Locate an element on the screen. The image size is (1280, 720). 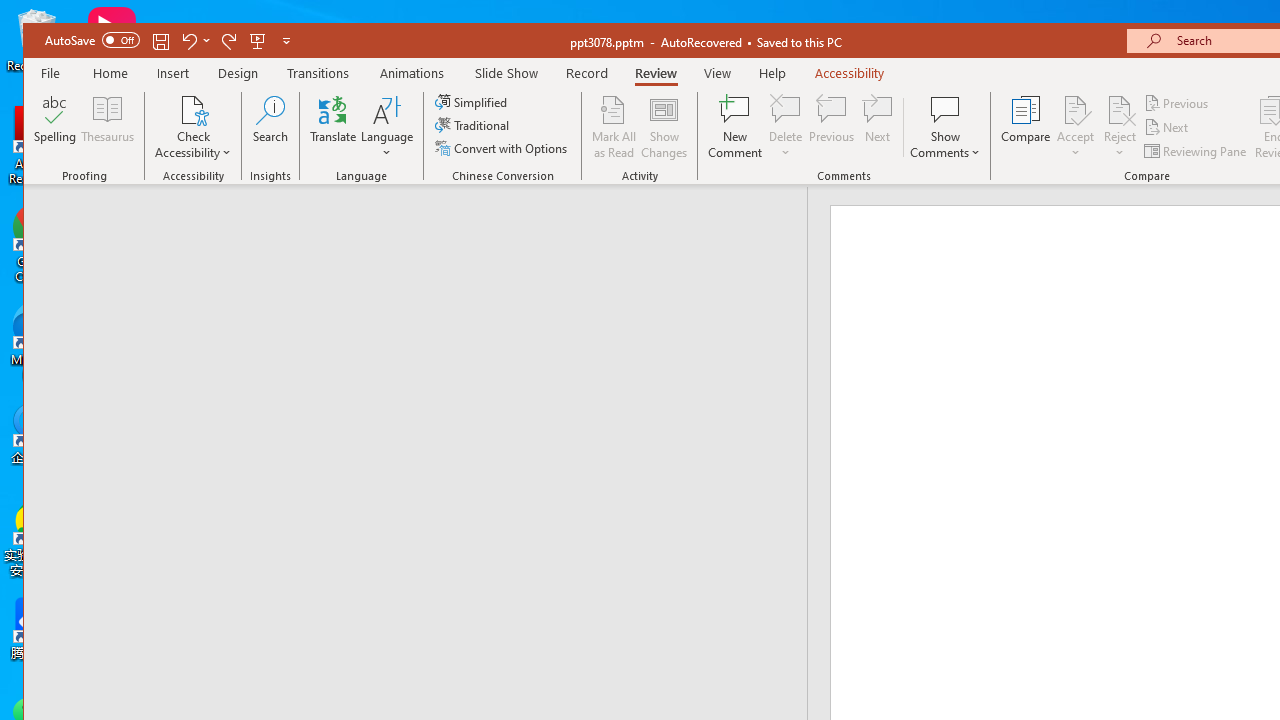
'Accept' is located at coordinates (1074, 127).